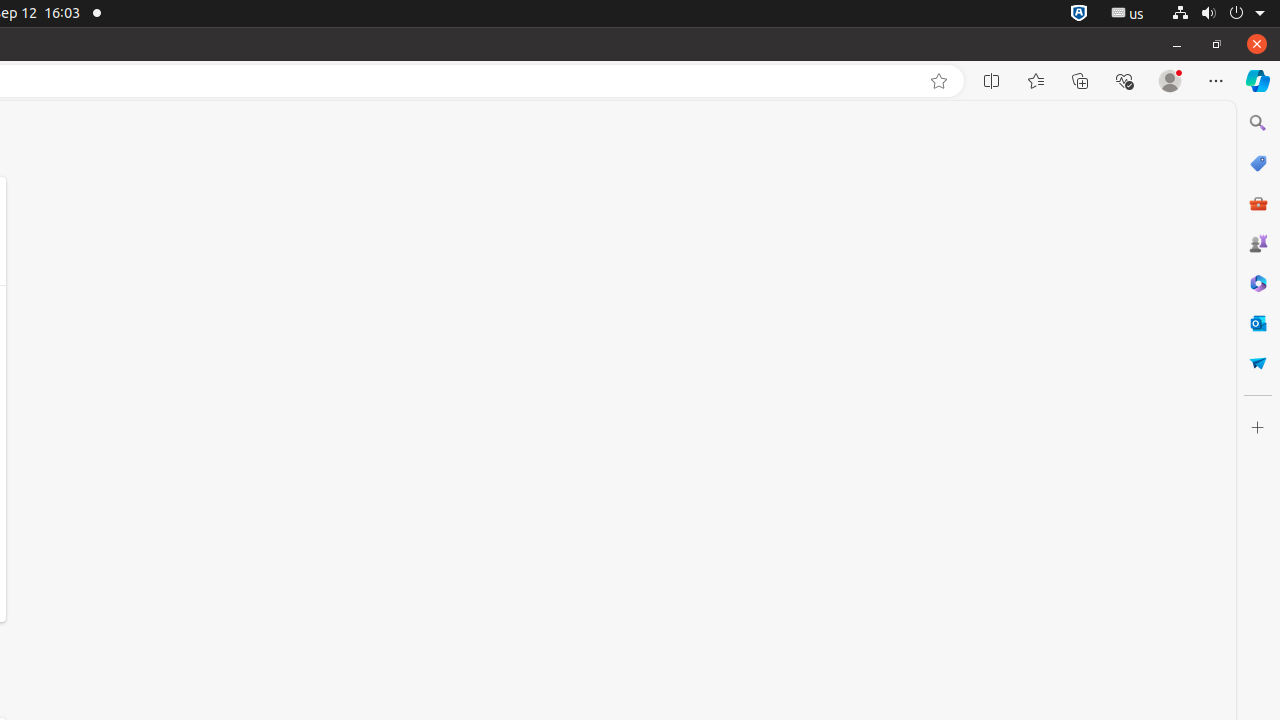 The width and height of the screenshot is (1280, 720). Describe the element at coordinates (1123, 80) in the screenshot. I see `'Browser essentials'` at that location.